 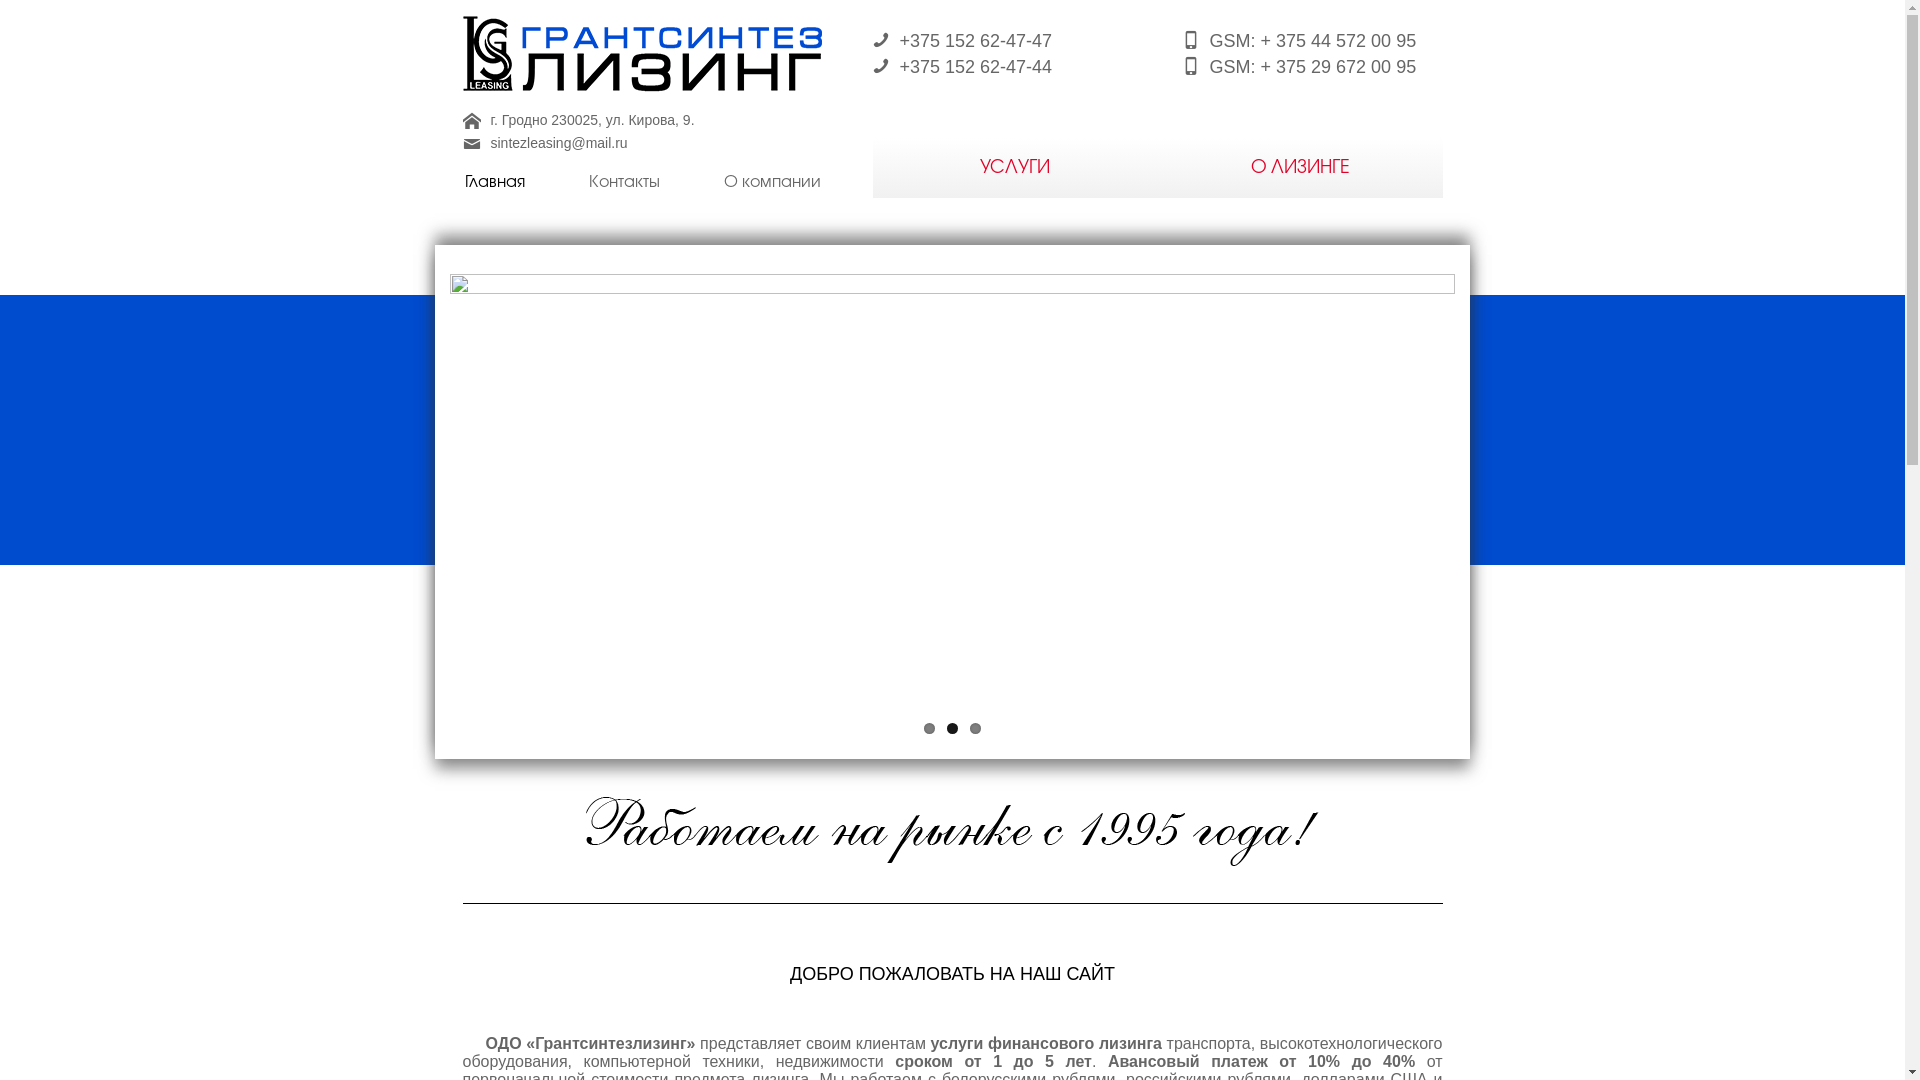 What do you see at coordinates (951, 728) in the screenshot?
I see `'2'` at bounding box center [951, 728].